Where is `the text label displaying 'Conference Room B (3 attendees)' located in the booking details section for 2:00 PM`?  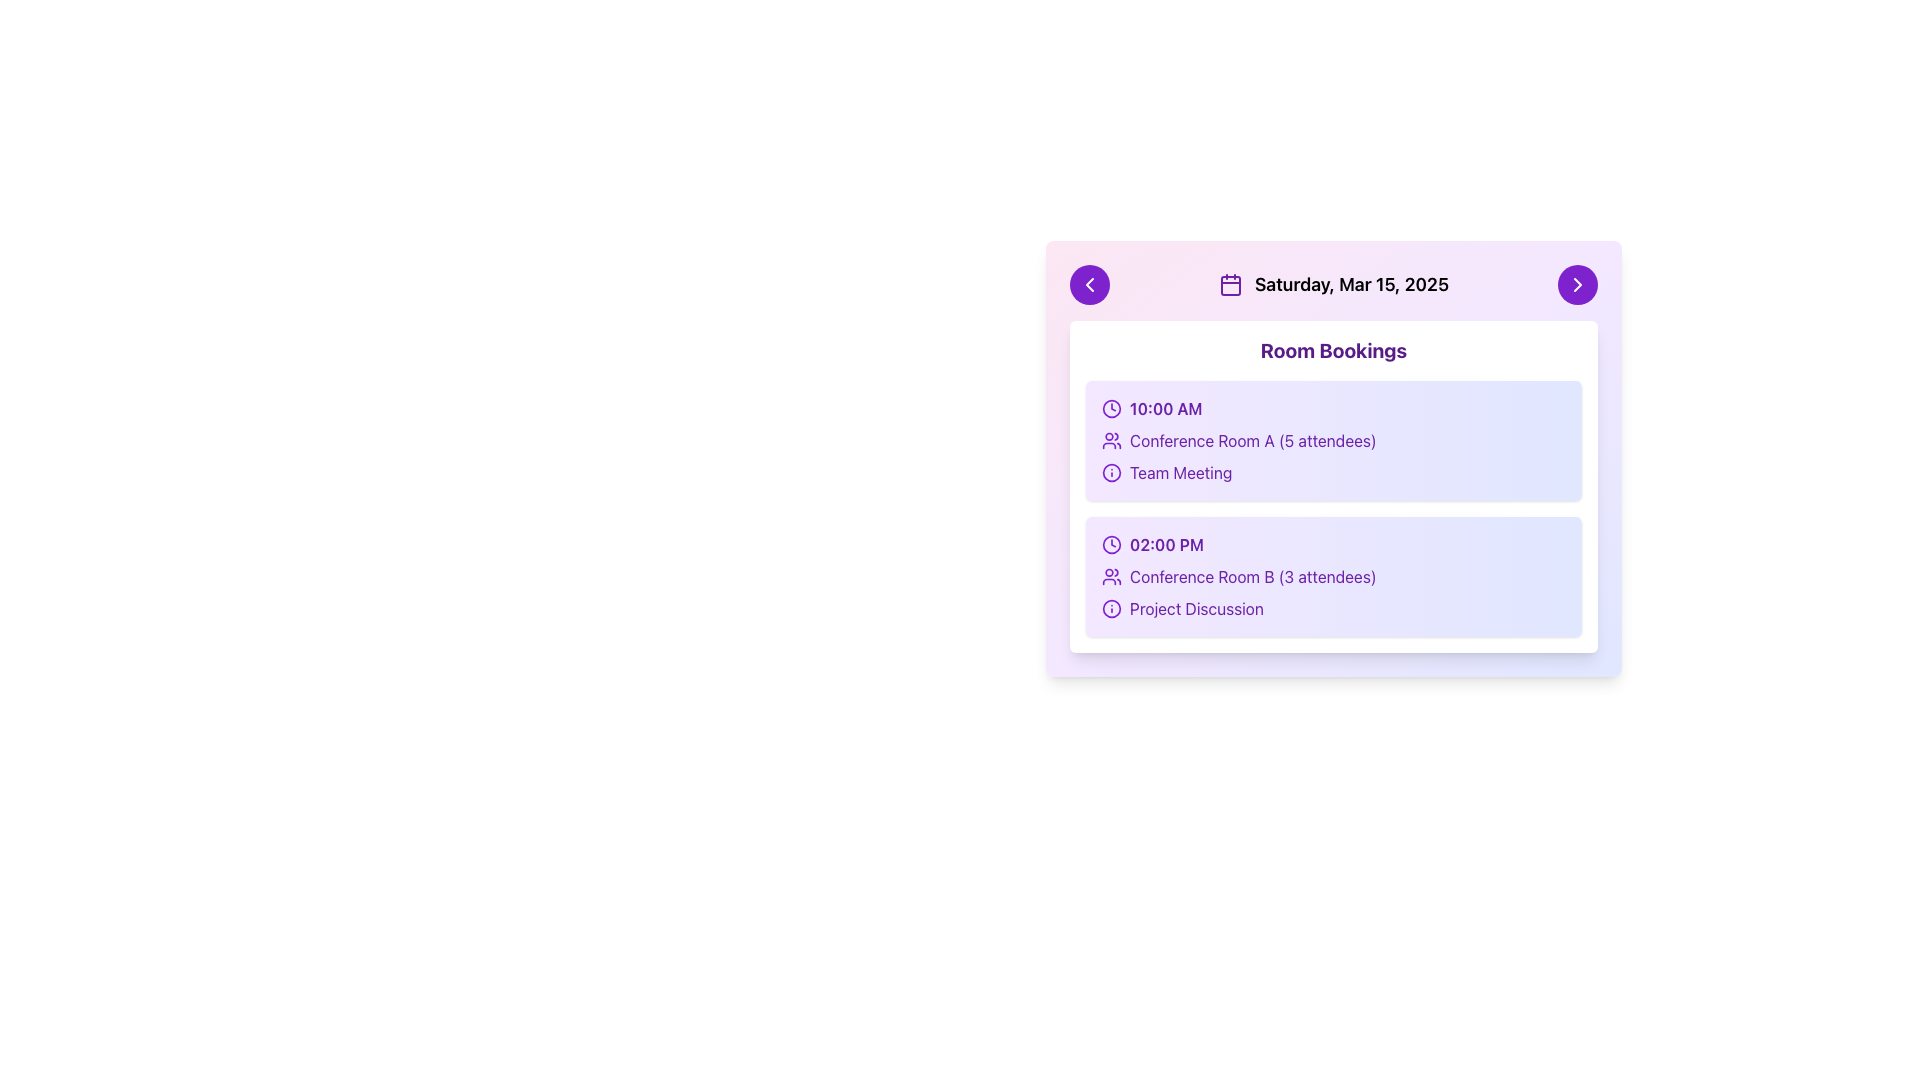
the text label displaying 'Conference Room B (3 attendees)' located in the booking details section for 2:00 PM is located at coordinates (1252, 577).